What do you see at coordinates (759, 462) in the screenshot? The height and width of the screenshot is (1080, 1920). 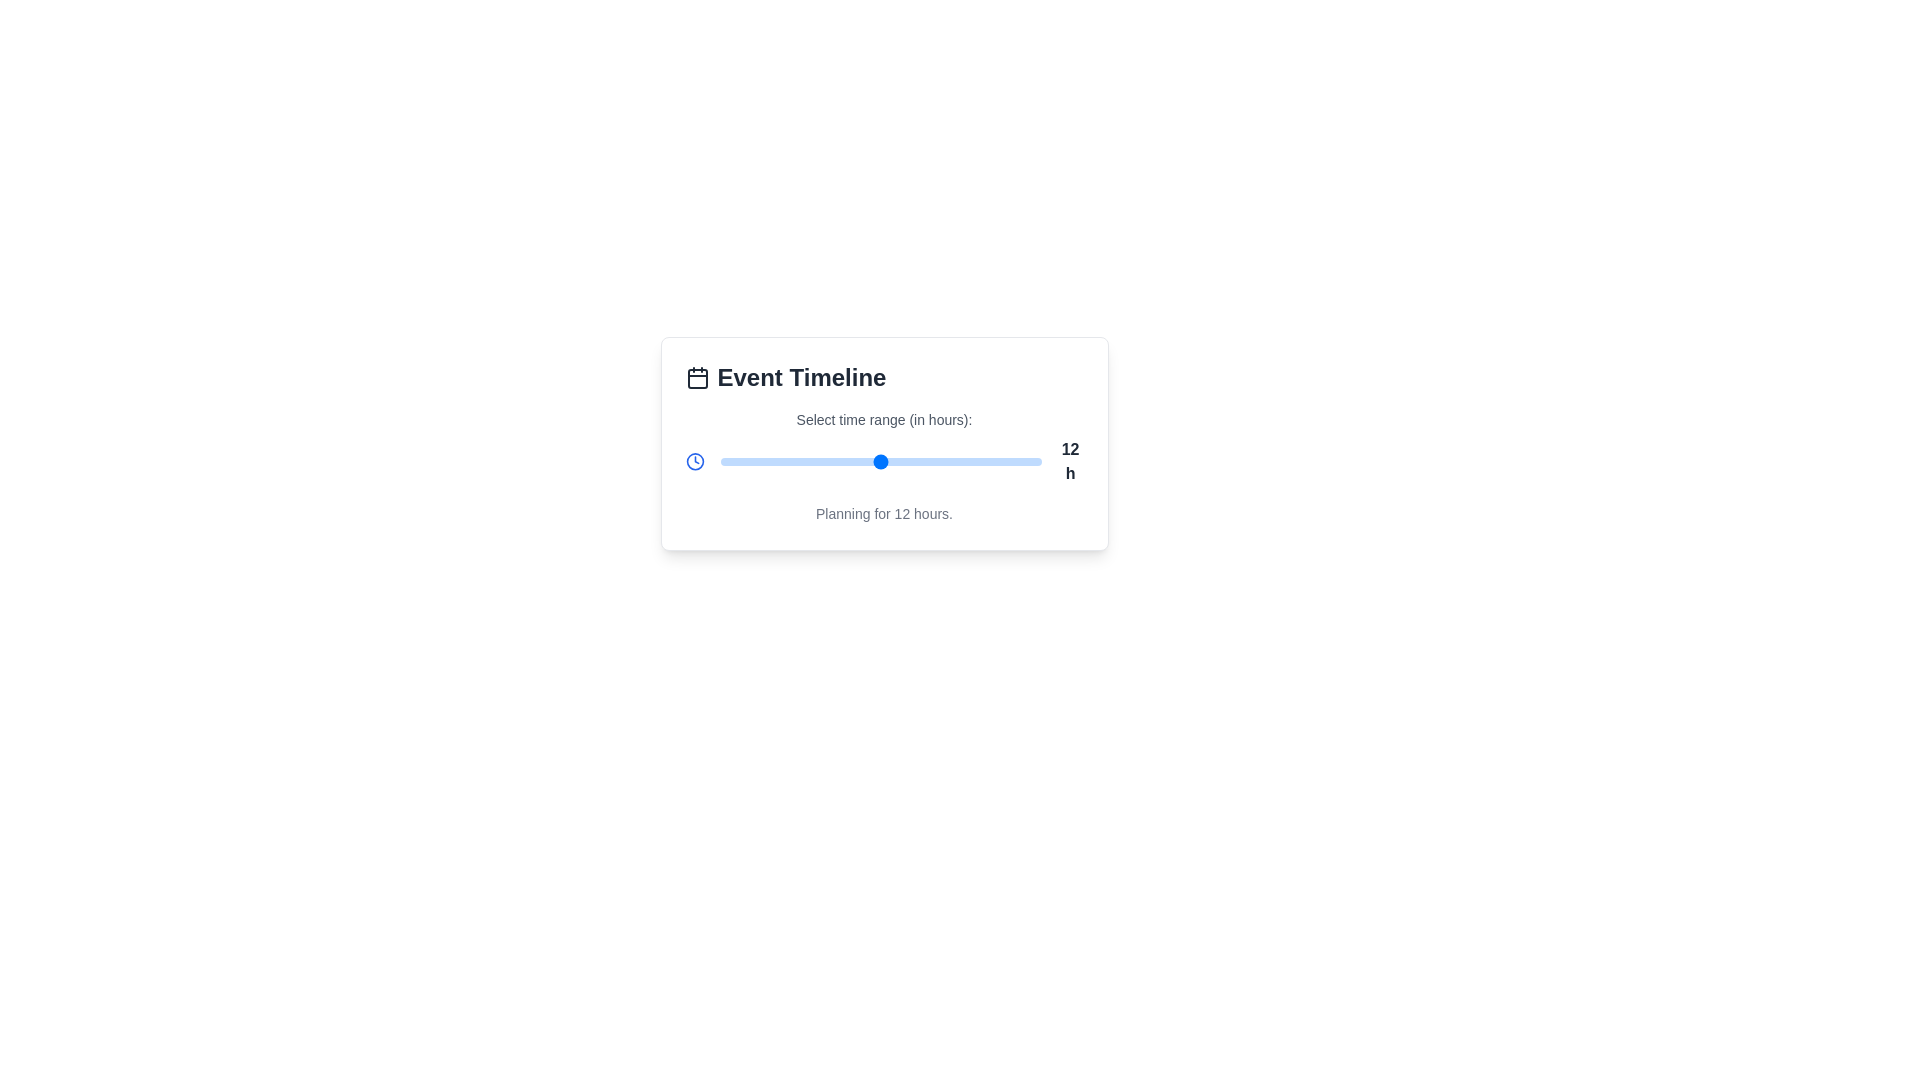 I see `the time range` at bounding box center [759, 462].